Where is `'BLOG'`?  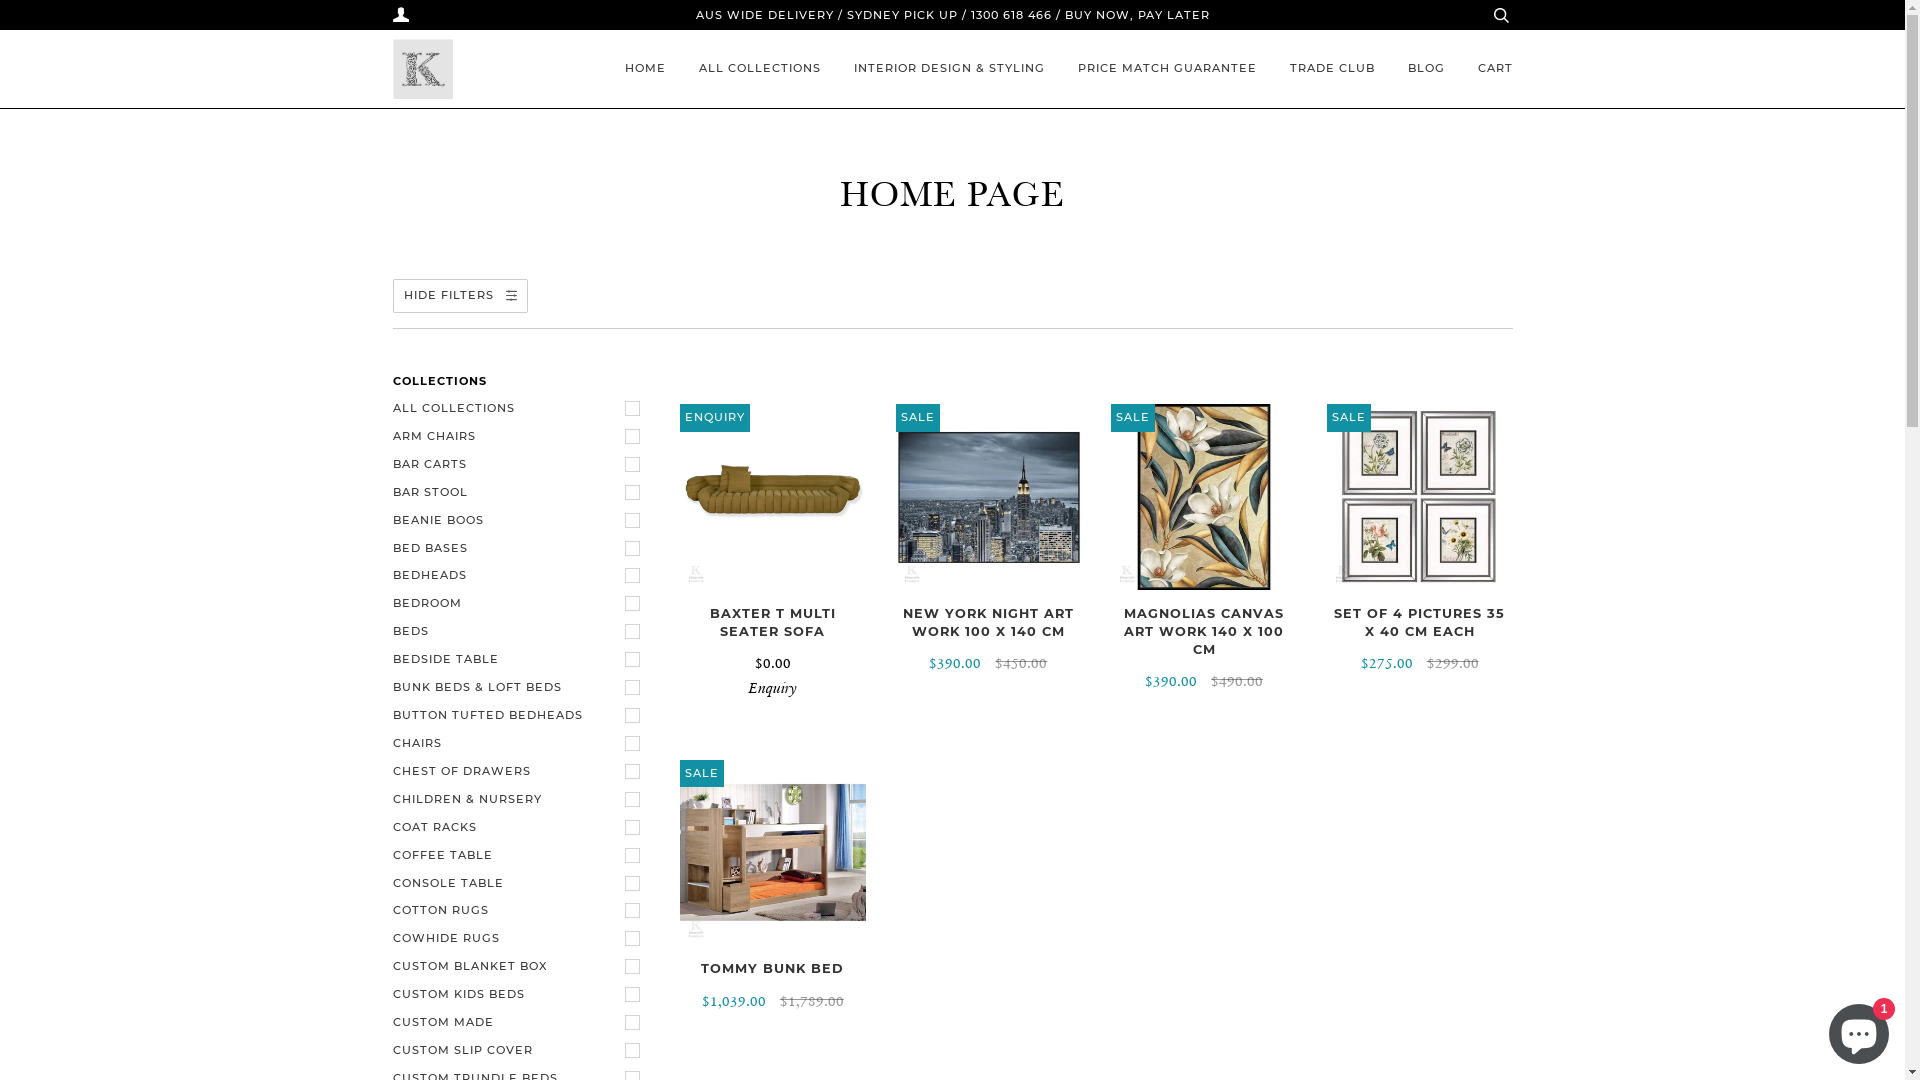
'BLOG' is located at coordinates (1425, 68).